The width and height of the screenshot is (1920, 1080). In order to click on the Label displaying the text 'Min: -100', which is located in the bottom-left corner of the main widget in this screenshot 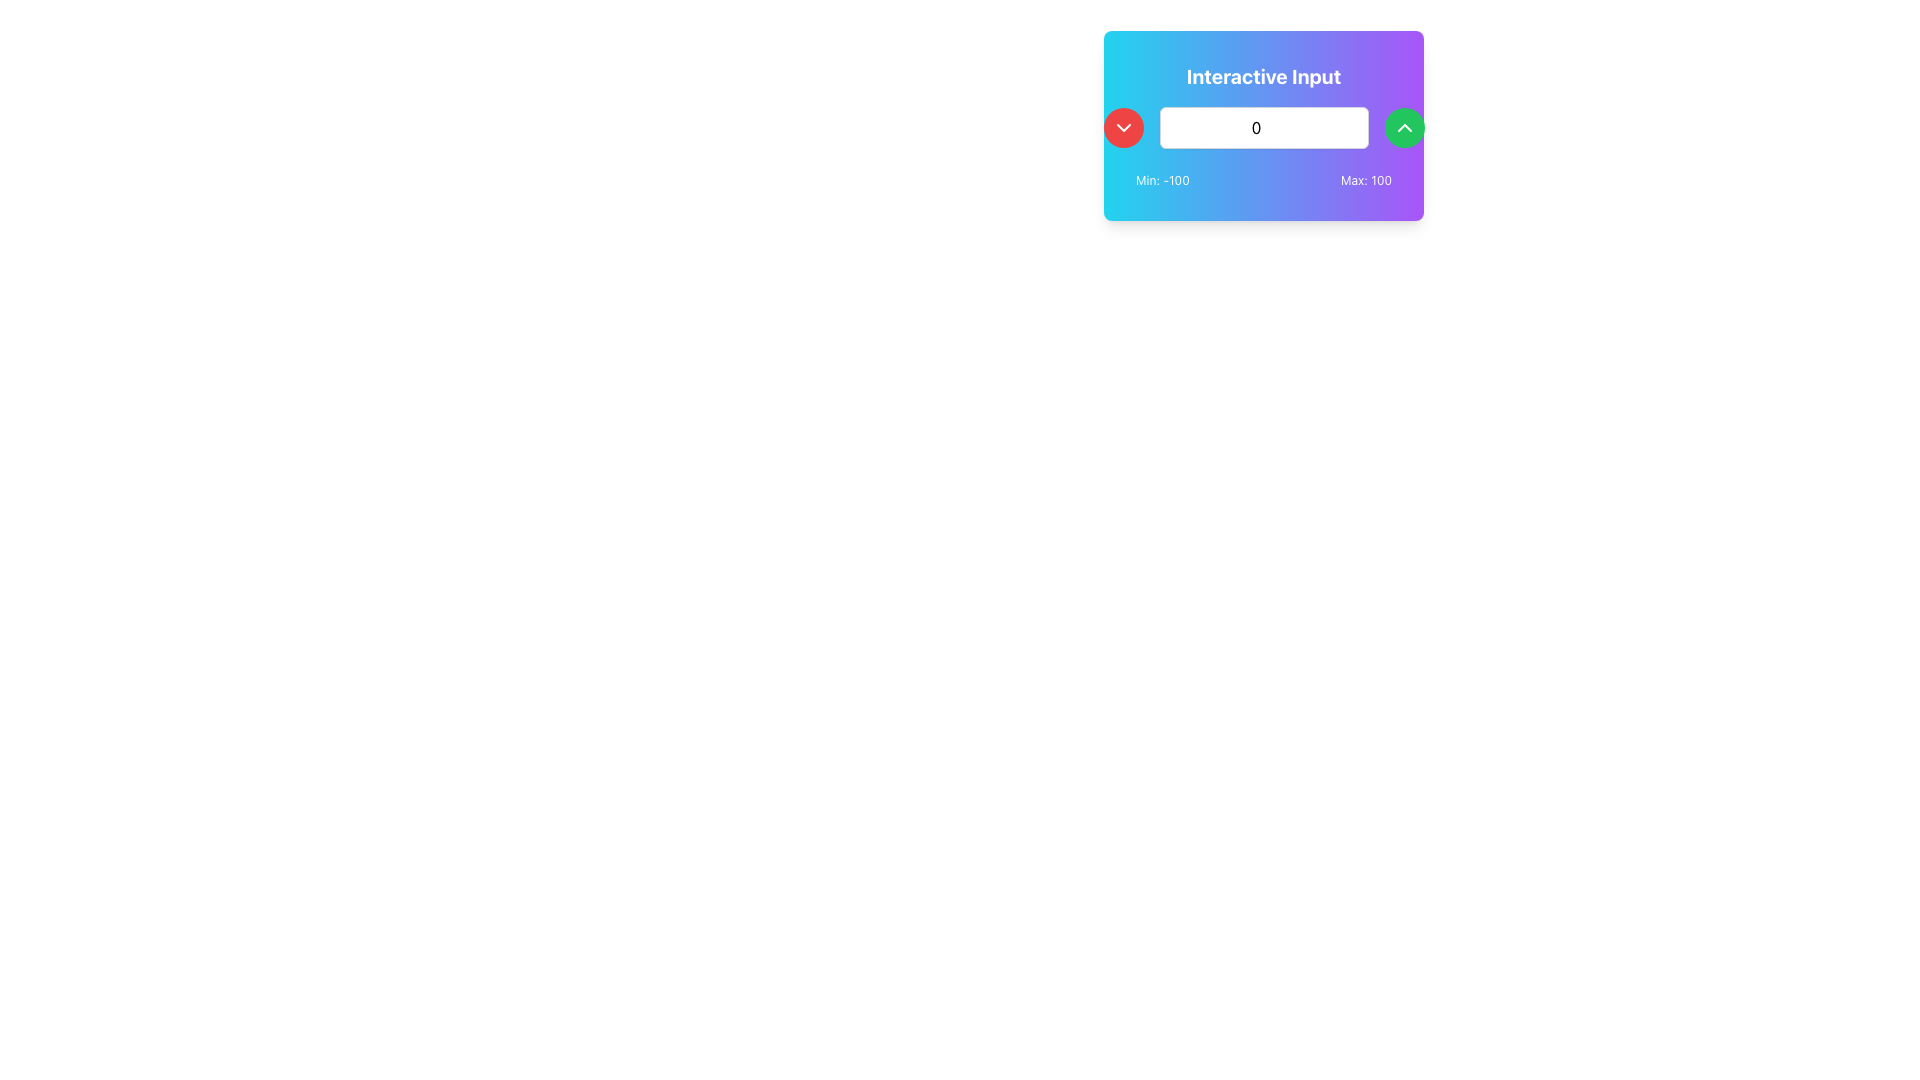, I will do `click(1162, 181)`.